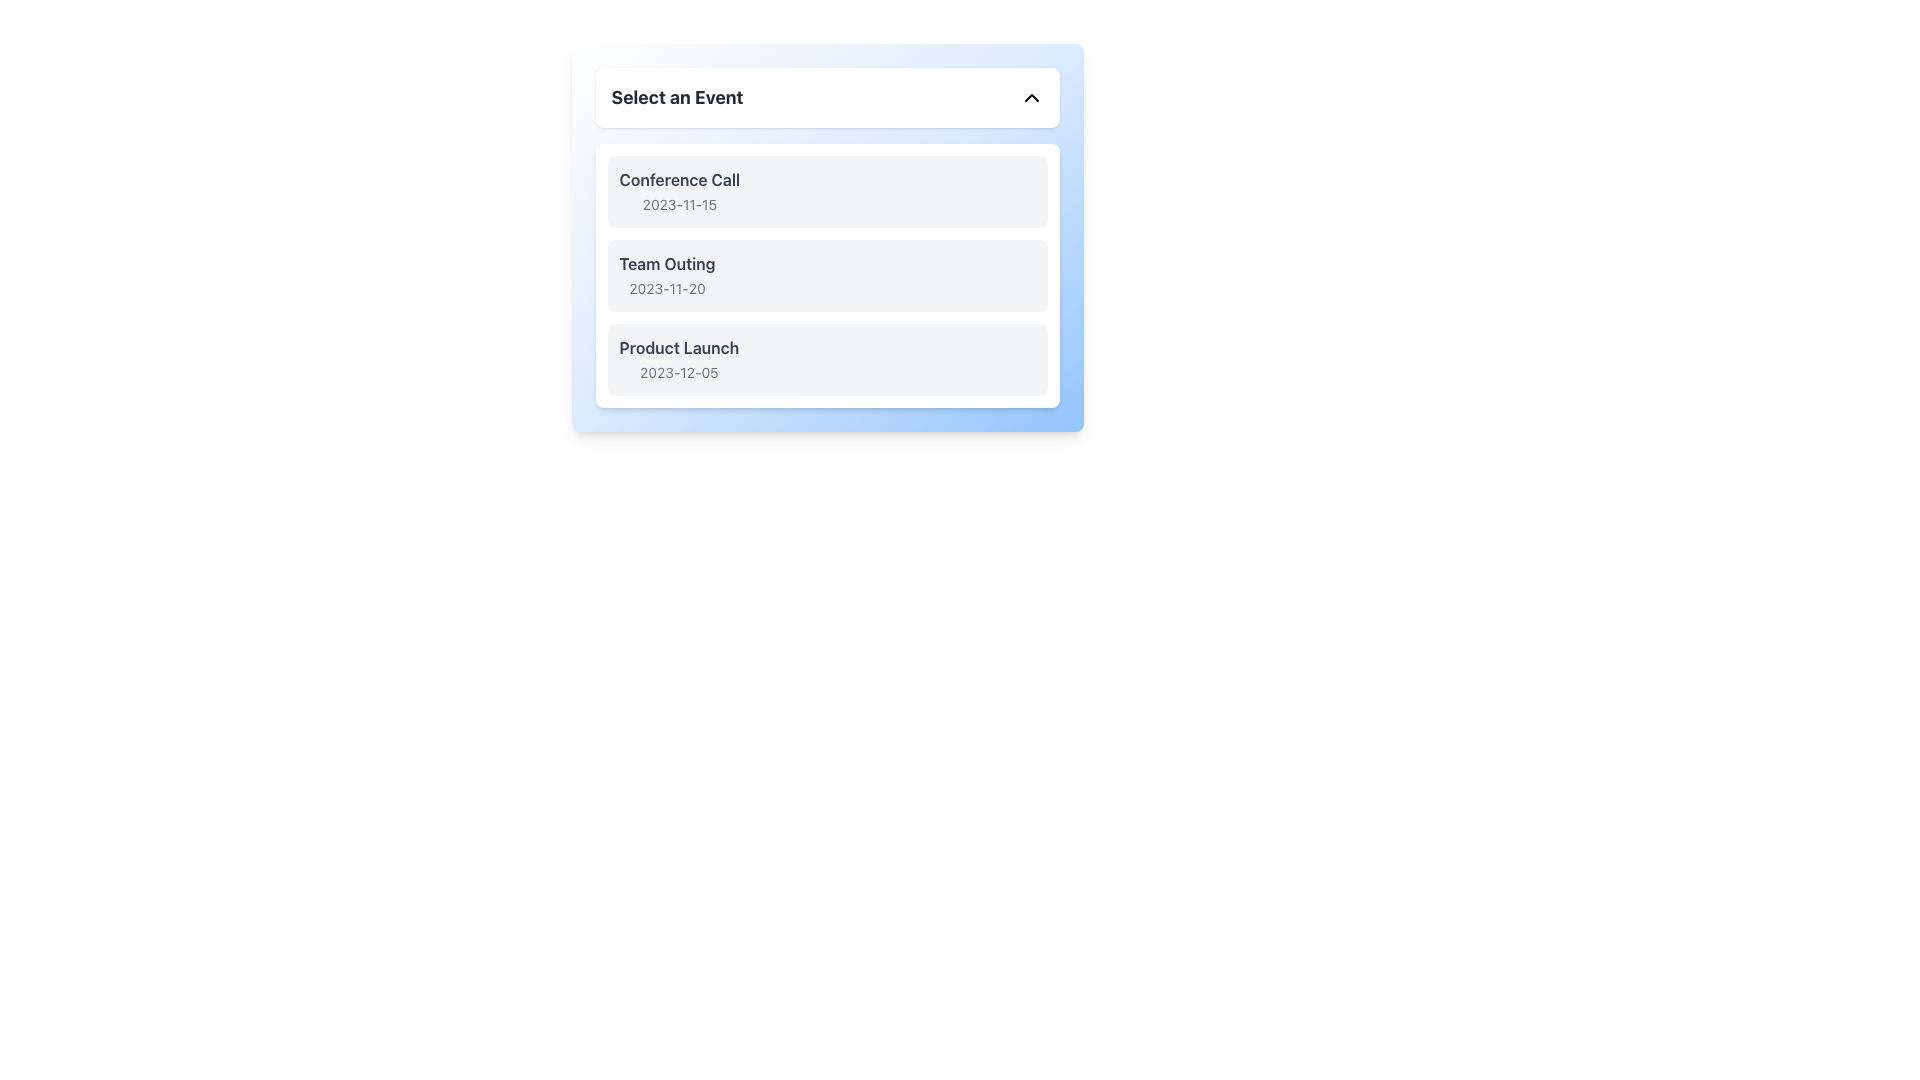 This screenshot has height=1080, width=1920. What do you see at coordinates (827, 192) in the screenshot?
I see `the 'Conference Call' button, which has a light gray background and displays the date '2023-11-15' below the title` at bounding box center [827, 192].